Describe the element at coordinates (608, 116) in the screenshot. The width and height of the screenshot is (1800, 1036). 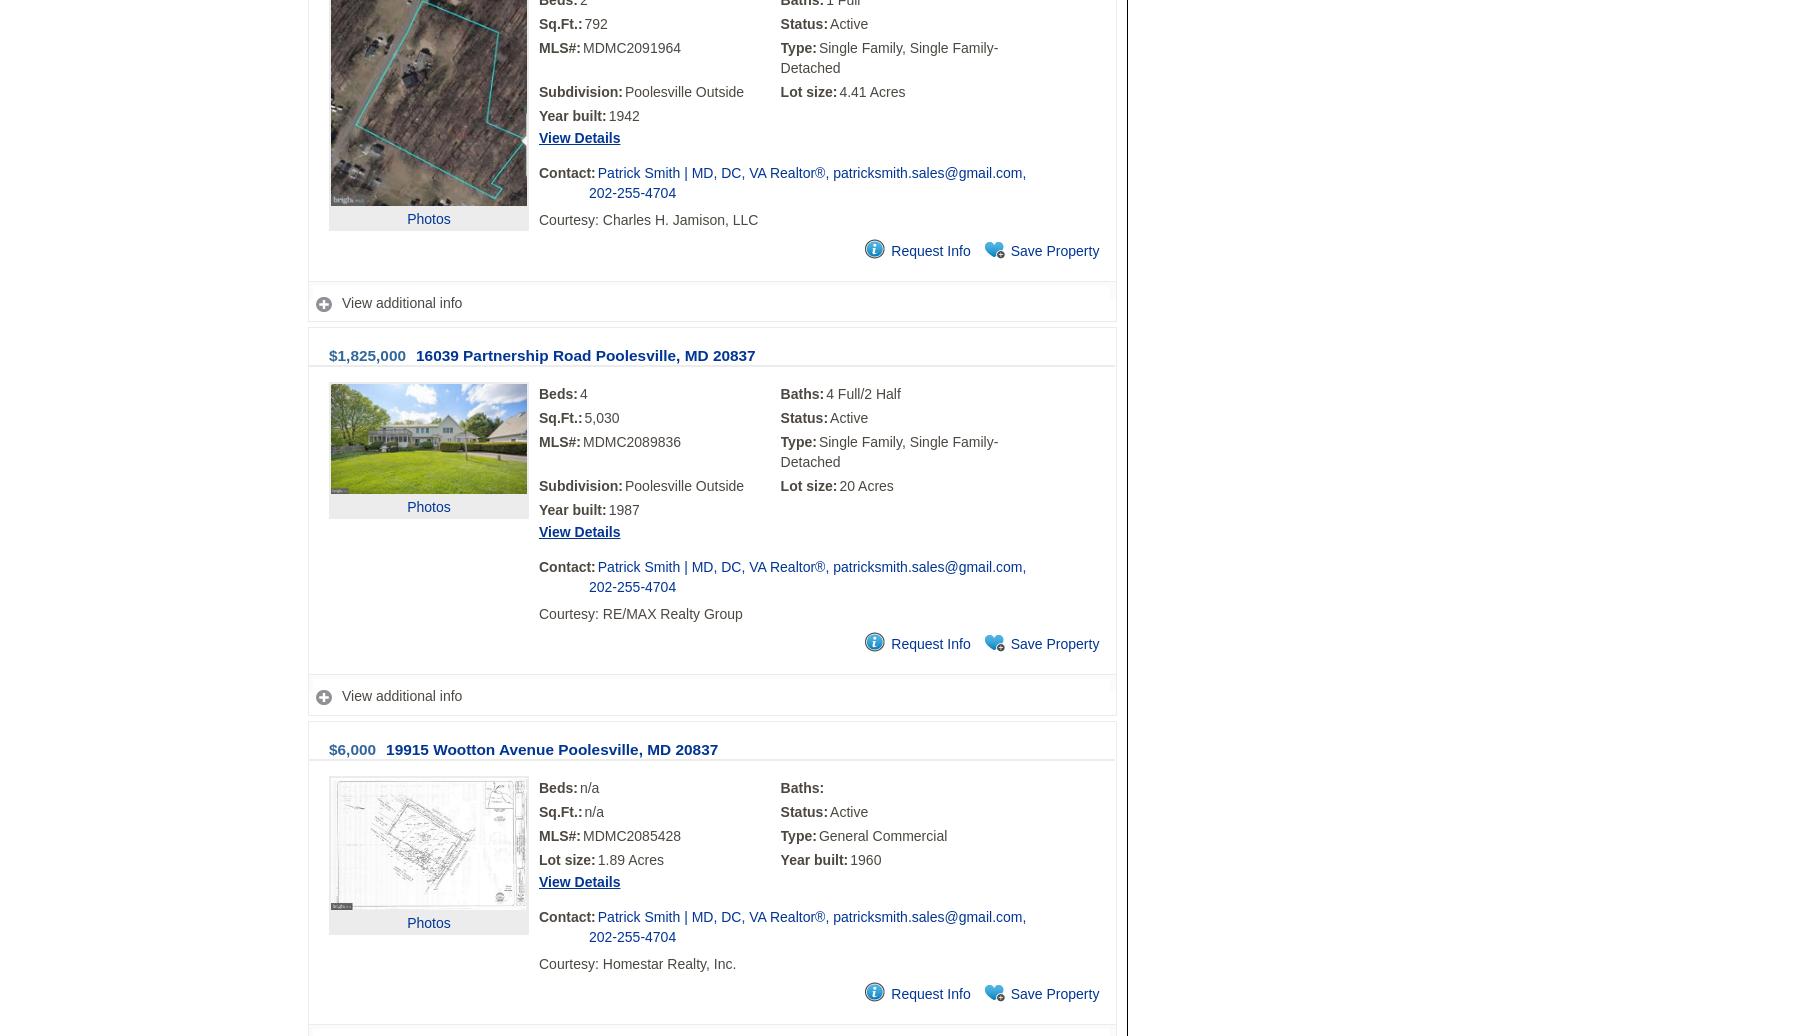
I see `'1942'` at that location.